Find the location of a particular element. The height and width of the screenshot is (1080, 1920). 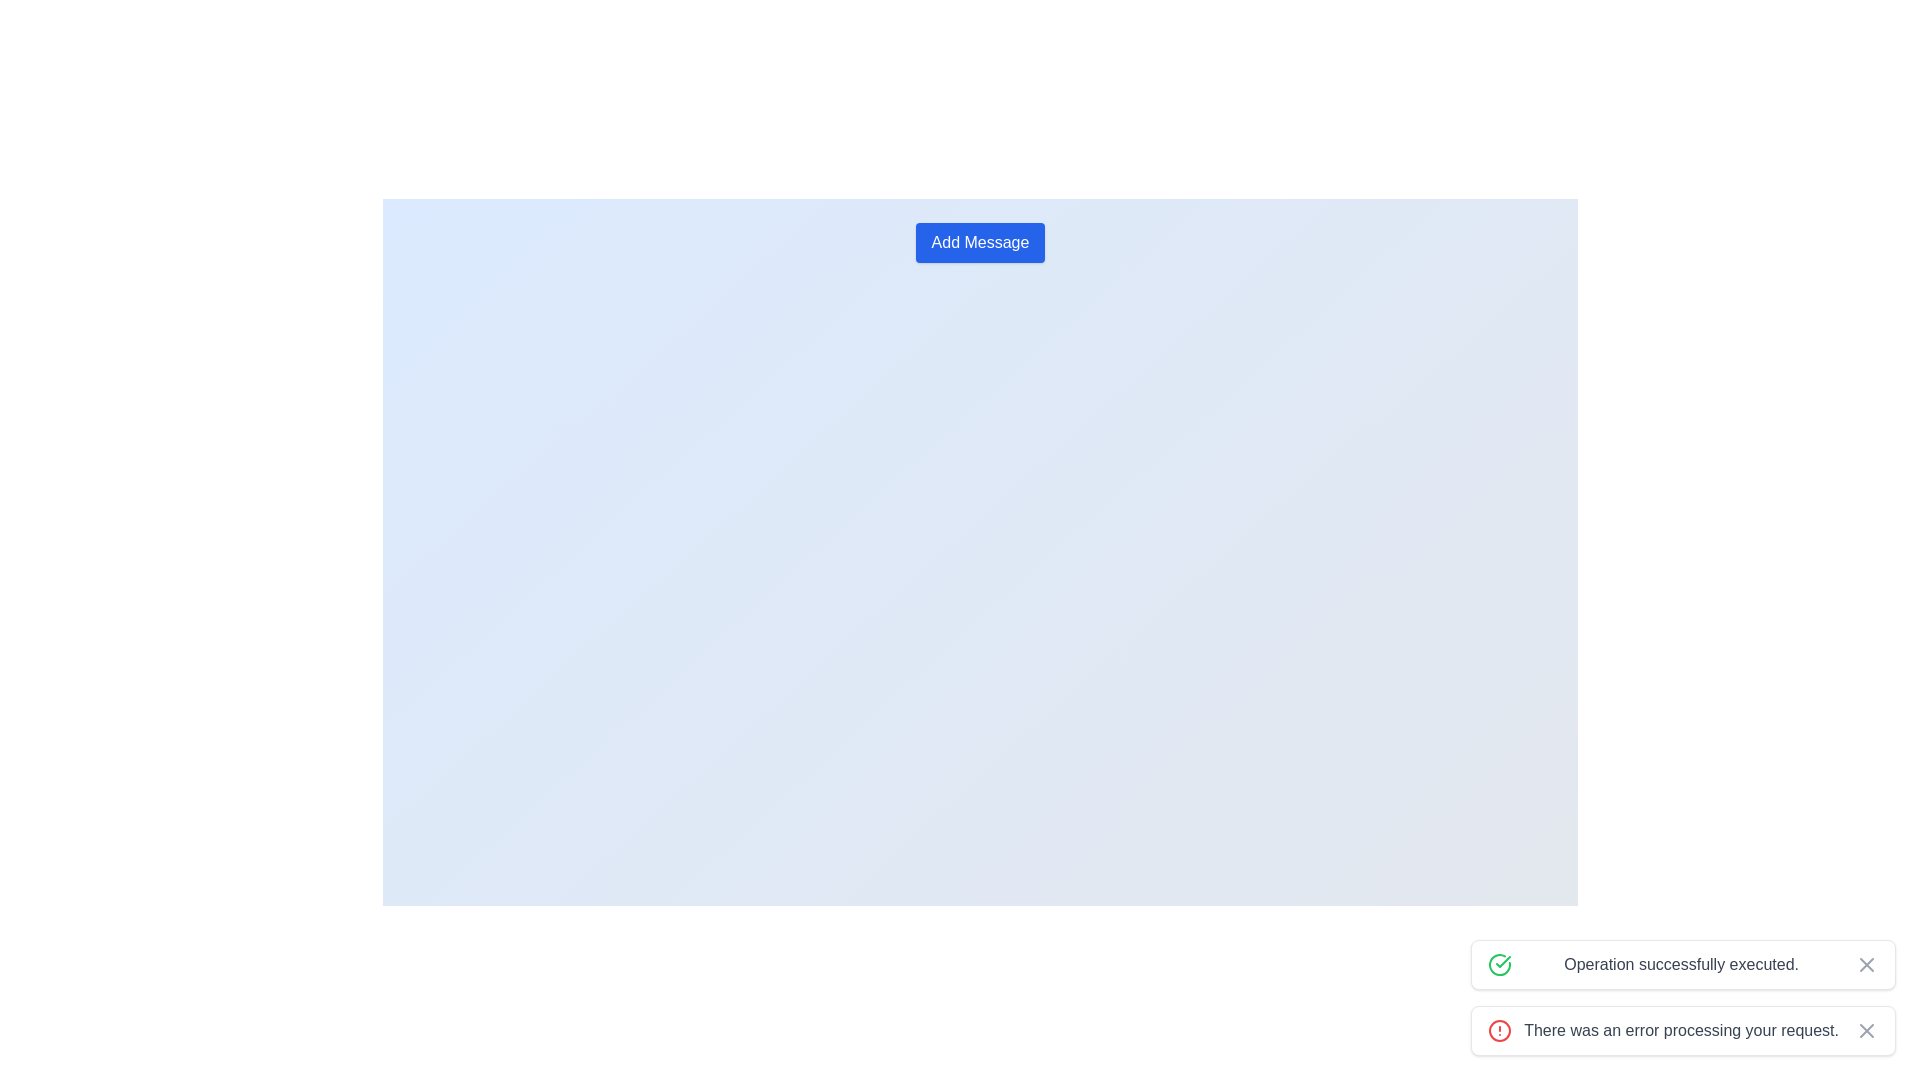

the success indicator icon located within the bottom-right notification card that confirms the operation was completed successfully is located at coordinates (1500, 963).